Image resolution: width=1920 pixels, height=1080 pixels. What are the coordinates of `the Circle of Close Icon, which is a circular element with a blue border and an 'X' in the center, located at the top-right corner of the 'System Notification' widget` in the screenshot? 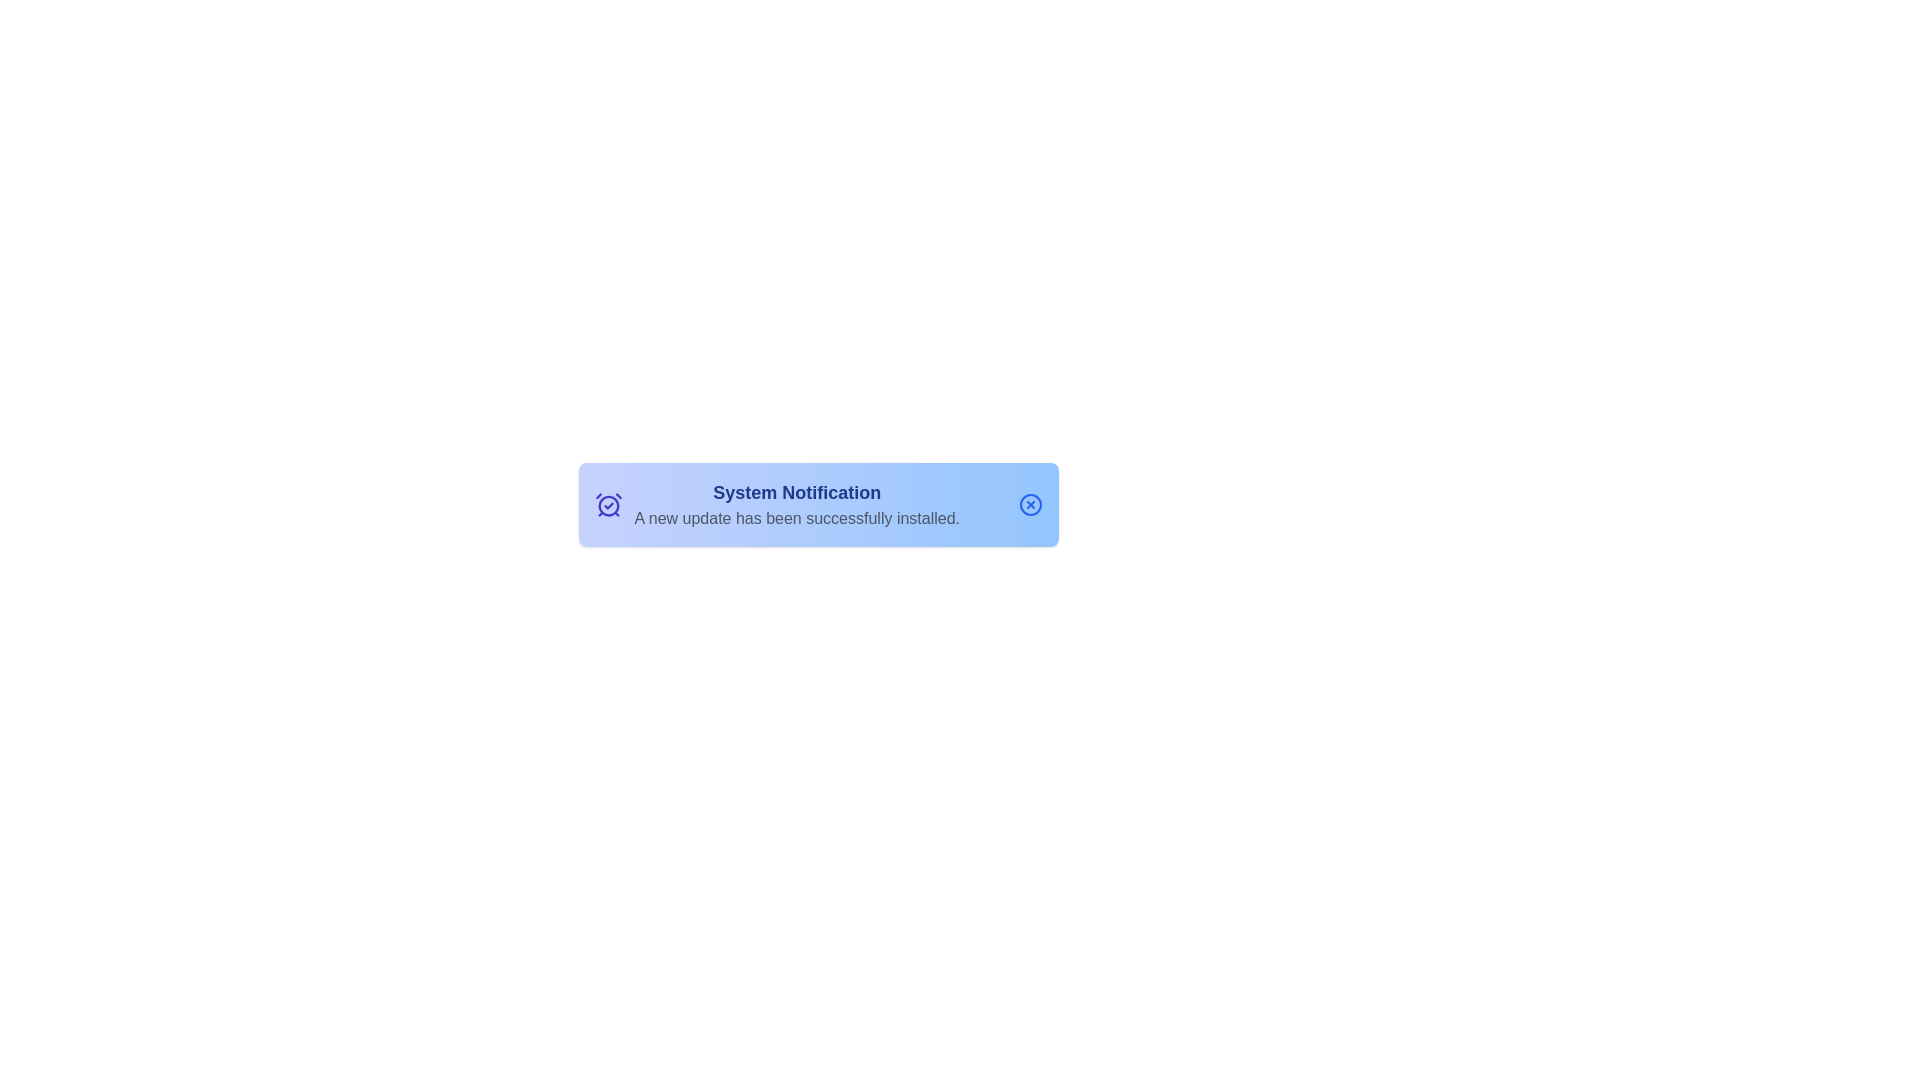 It's located at (1030, 504).